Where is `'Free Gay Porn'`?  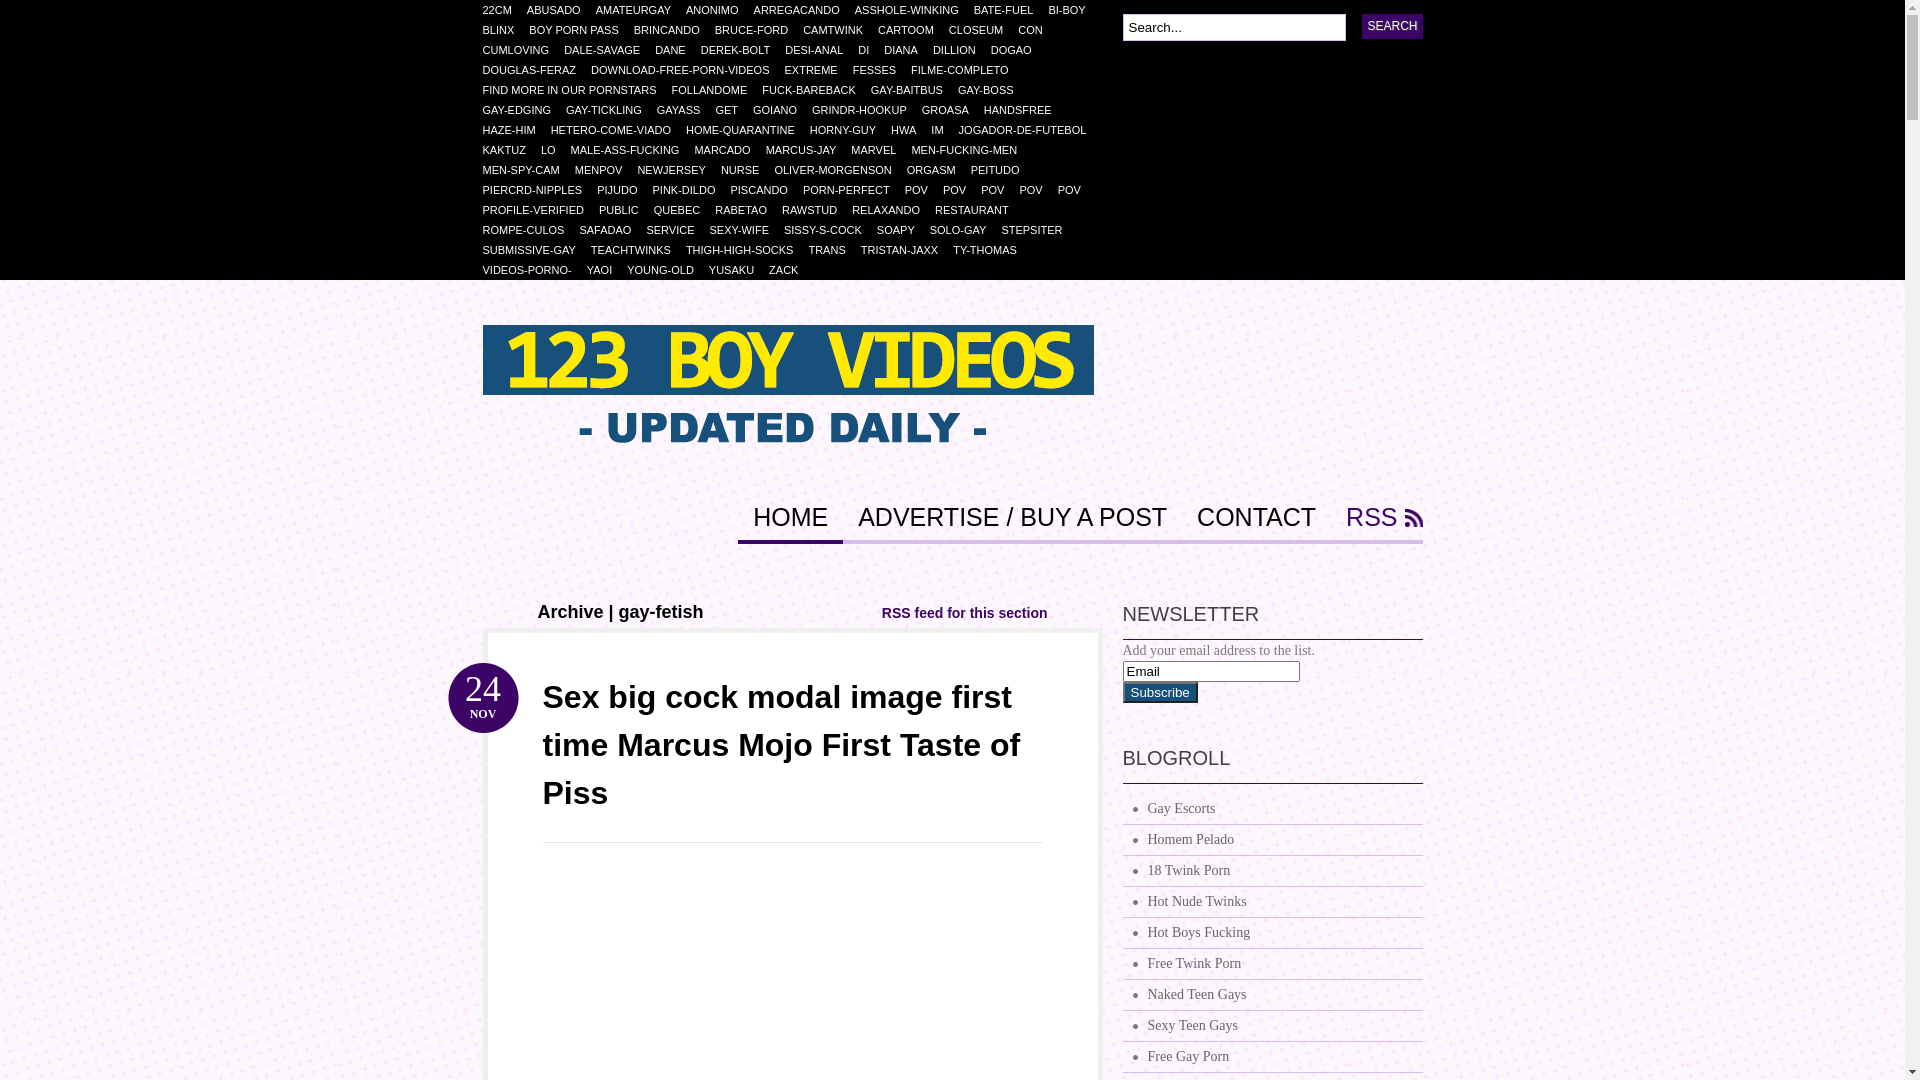
'Free Gay Porn' is located at coordinates (1271, 1056).